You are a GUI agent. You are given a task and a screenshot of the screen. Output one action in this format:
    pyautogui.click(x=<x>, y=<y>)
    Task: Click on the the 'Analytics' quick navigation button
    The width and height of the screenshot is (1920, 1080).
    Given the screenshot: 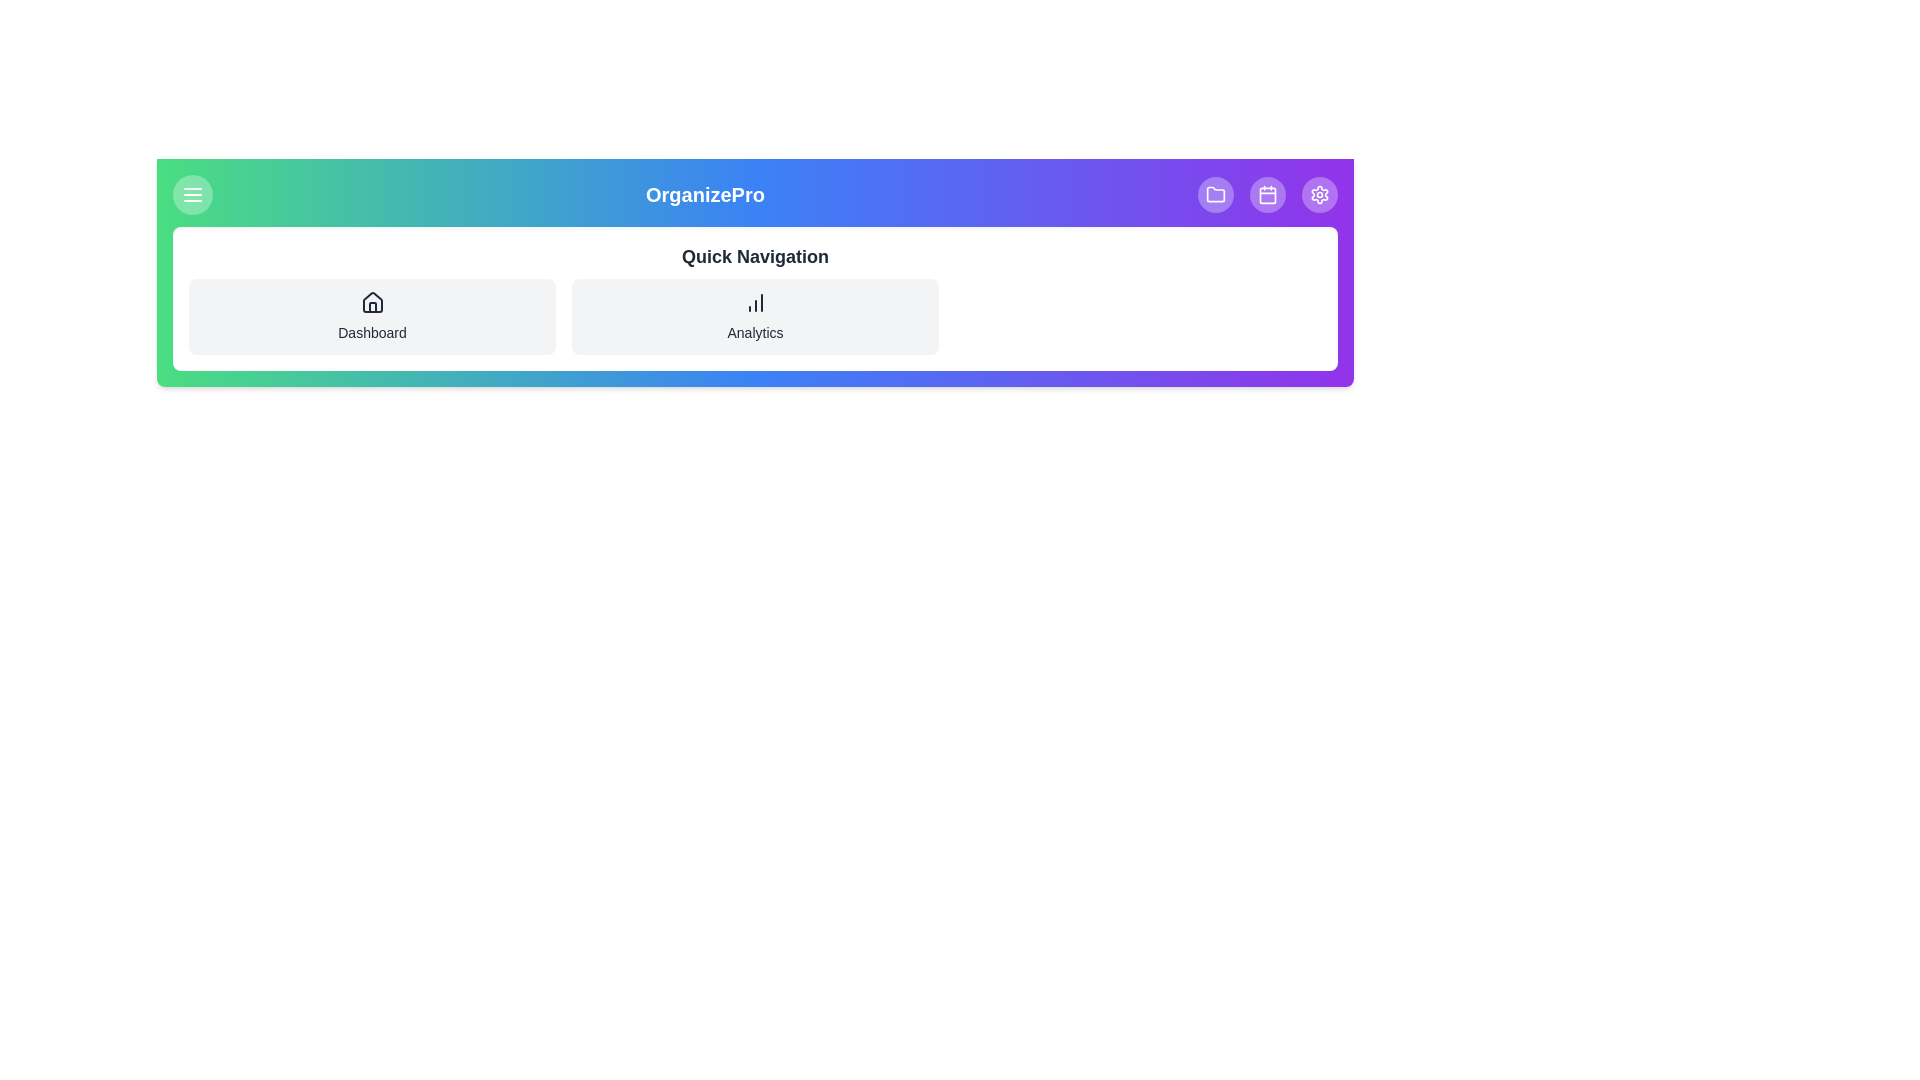 What is the action you would take?
    pyautogui.click(x=754, y=315)
    